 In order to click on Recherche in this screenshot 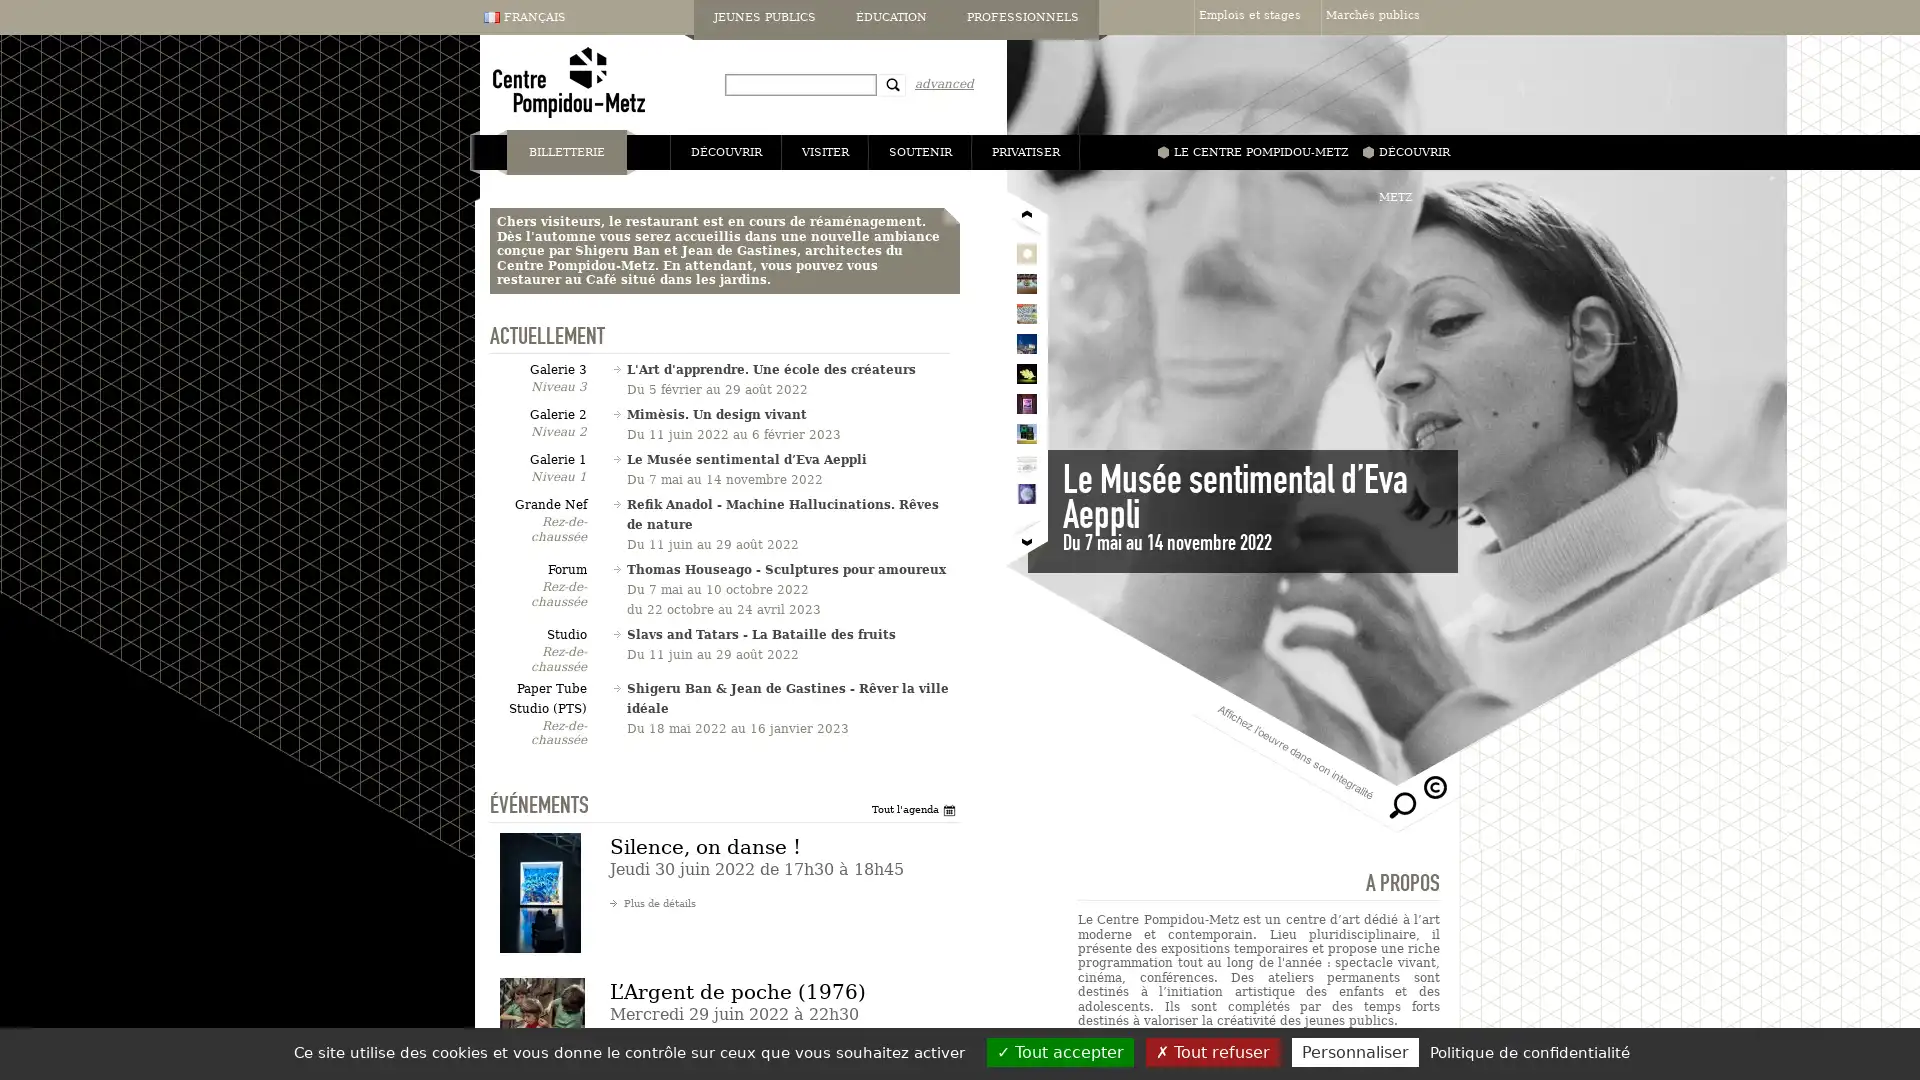, I will do `click(890, 84)`.